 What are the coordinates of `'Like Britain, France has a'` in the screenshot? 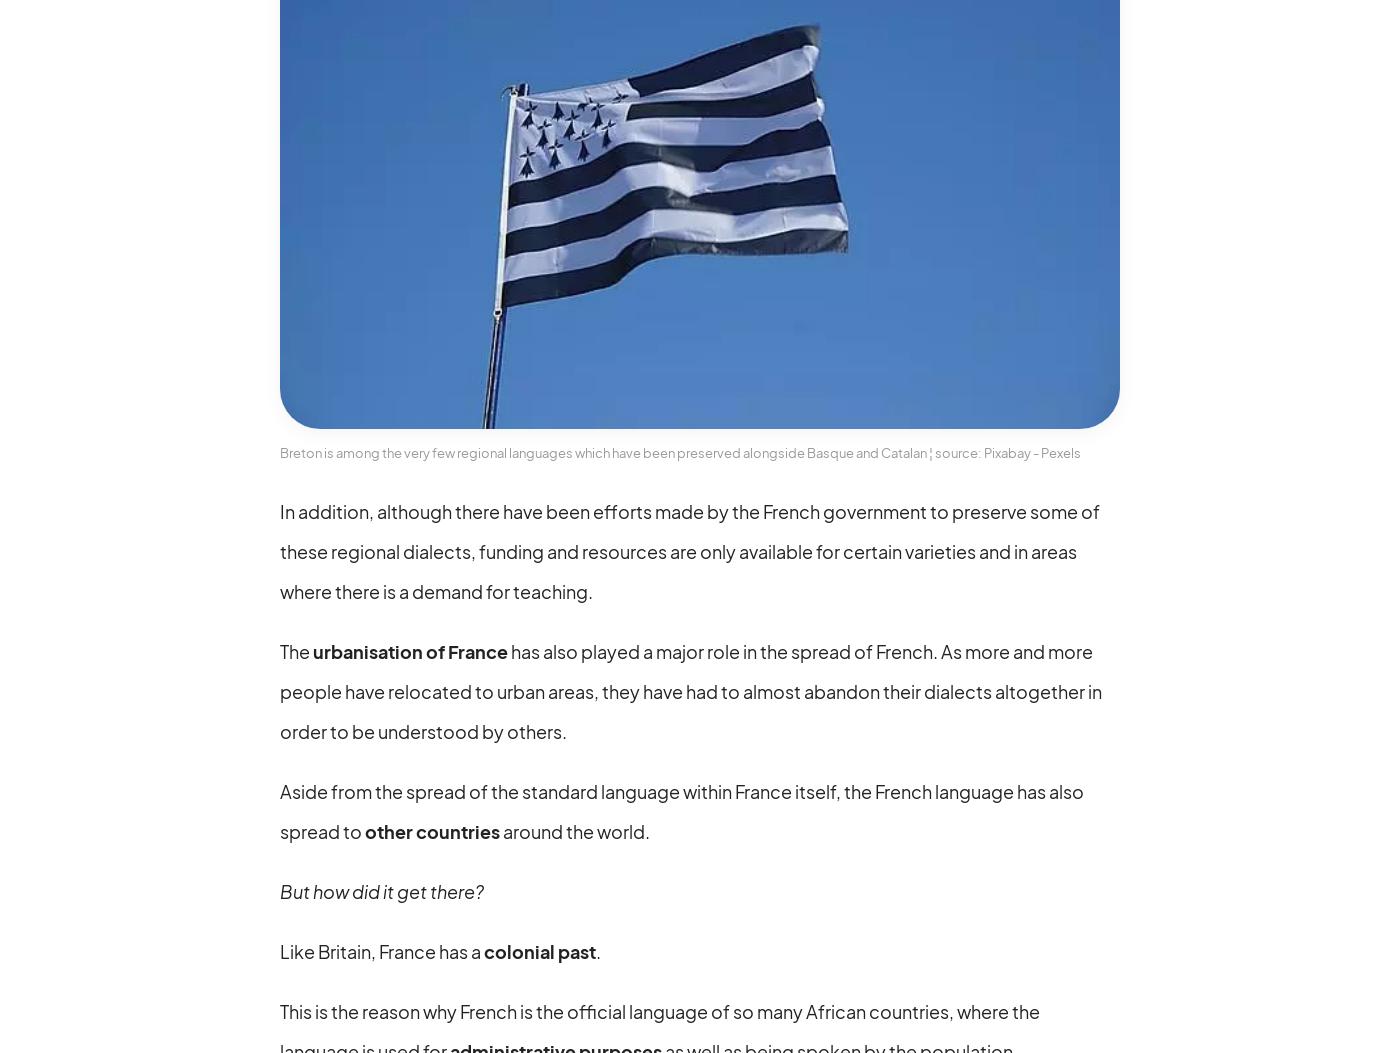 It's located at (382, 949).